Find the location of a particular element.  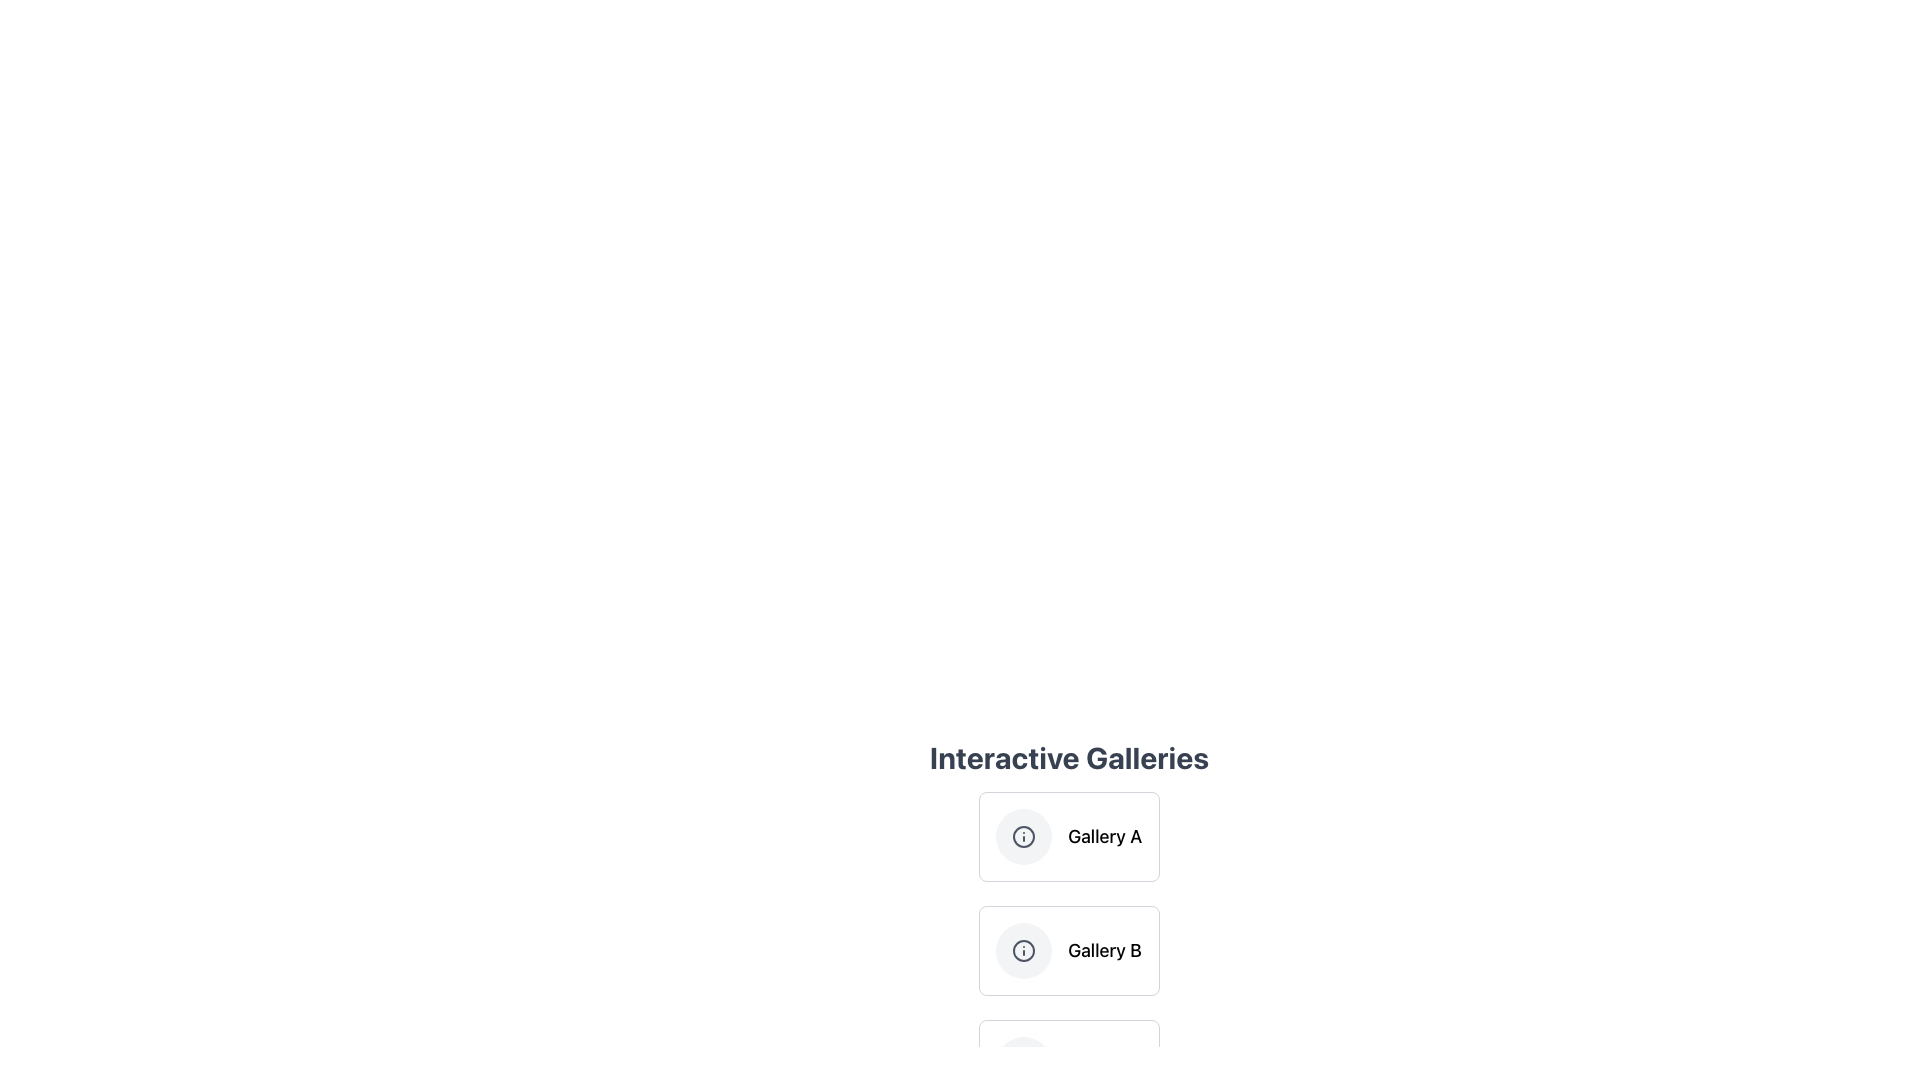

the bolded title text 'Interactive Galleries', which is styled in dark gray and centered above the gallery list is located at coordinates (1068, 758).